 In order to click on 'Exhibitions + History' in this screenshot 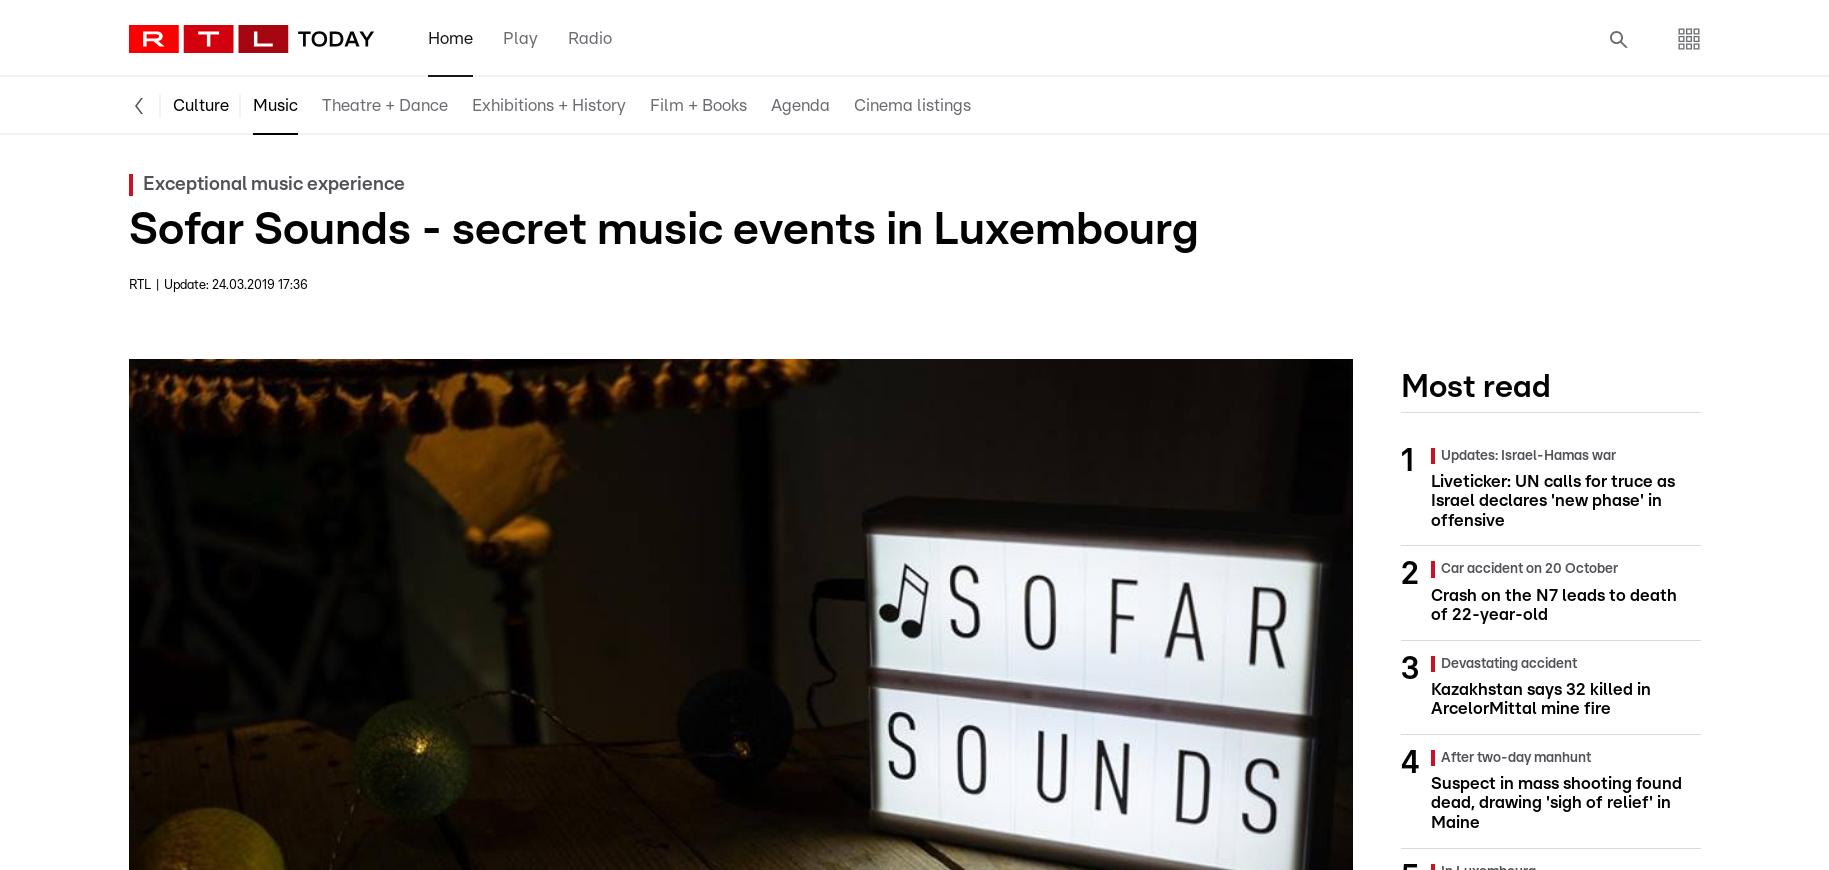, I will do `click(547, 104)`.